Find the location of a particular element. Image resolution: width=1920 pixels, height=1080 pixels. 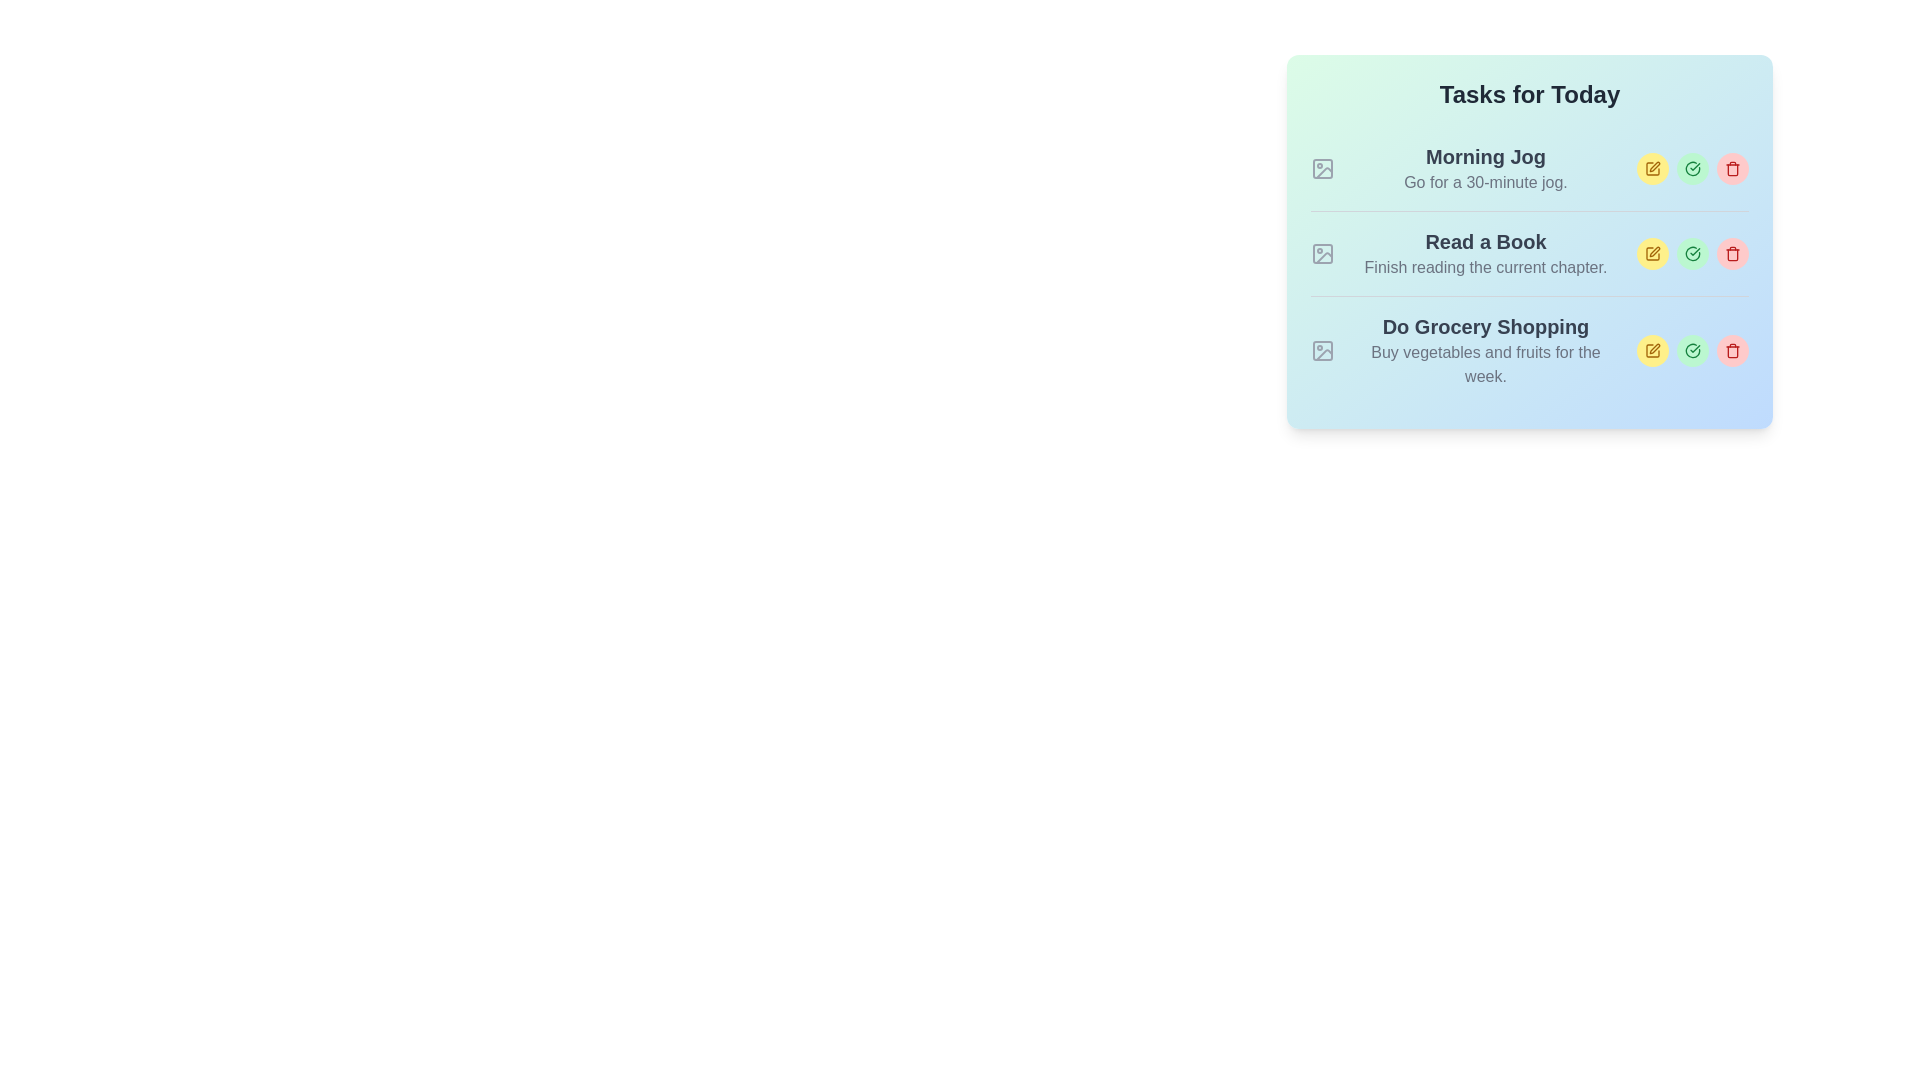

the small rectangular shape with rounded corners within the SVG icon for the 'Do Grocery Shopping' task is located at coordinates (1323, 350).